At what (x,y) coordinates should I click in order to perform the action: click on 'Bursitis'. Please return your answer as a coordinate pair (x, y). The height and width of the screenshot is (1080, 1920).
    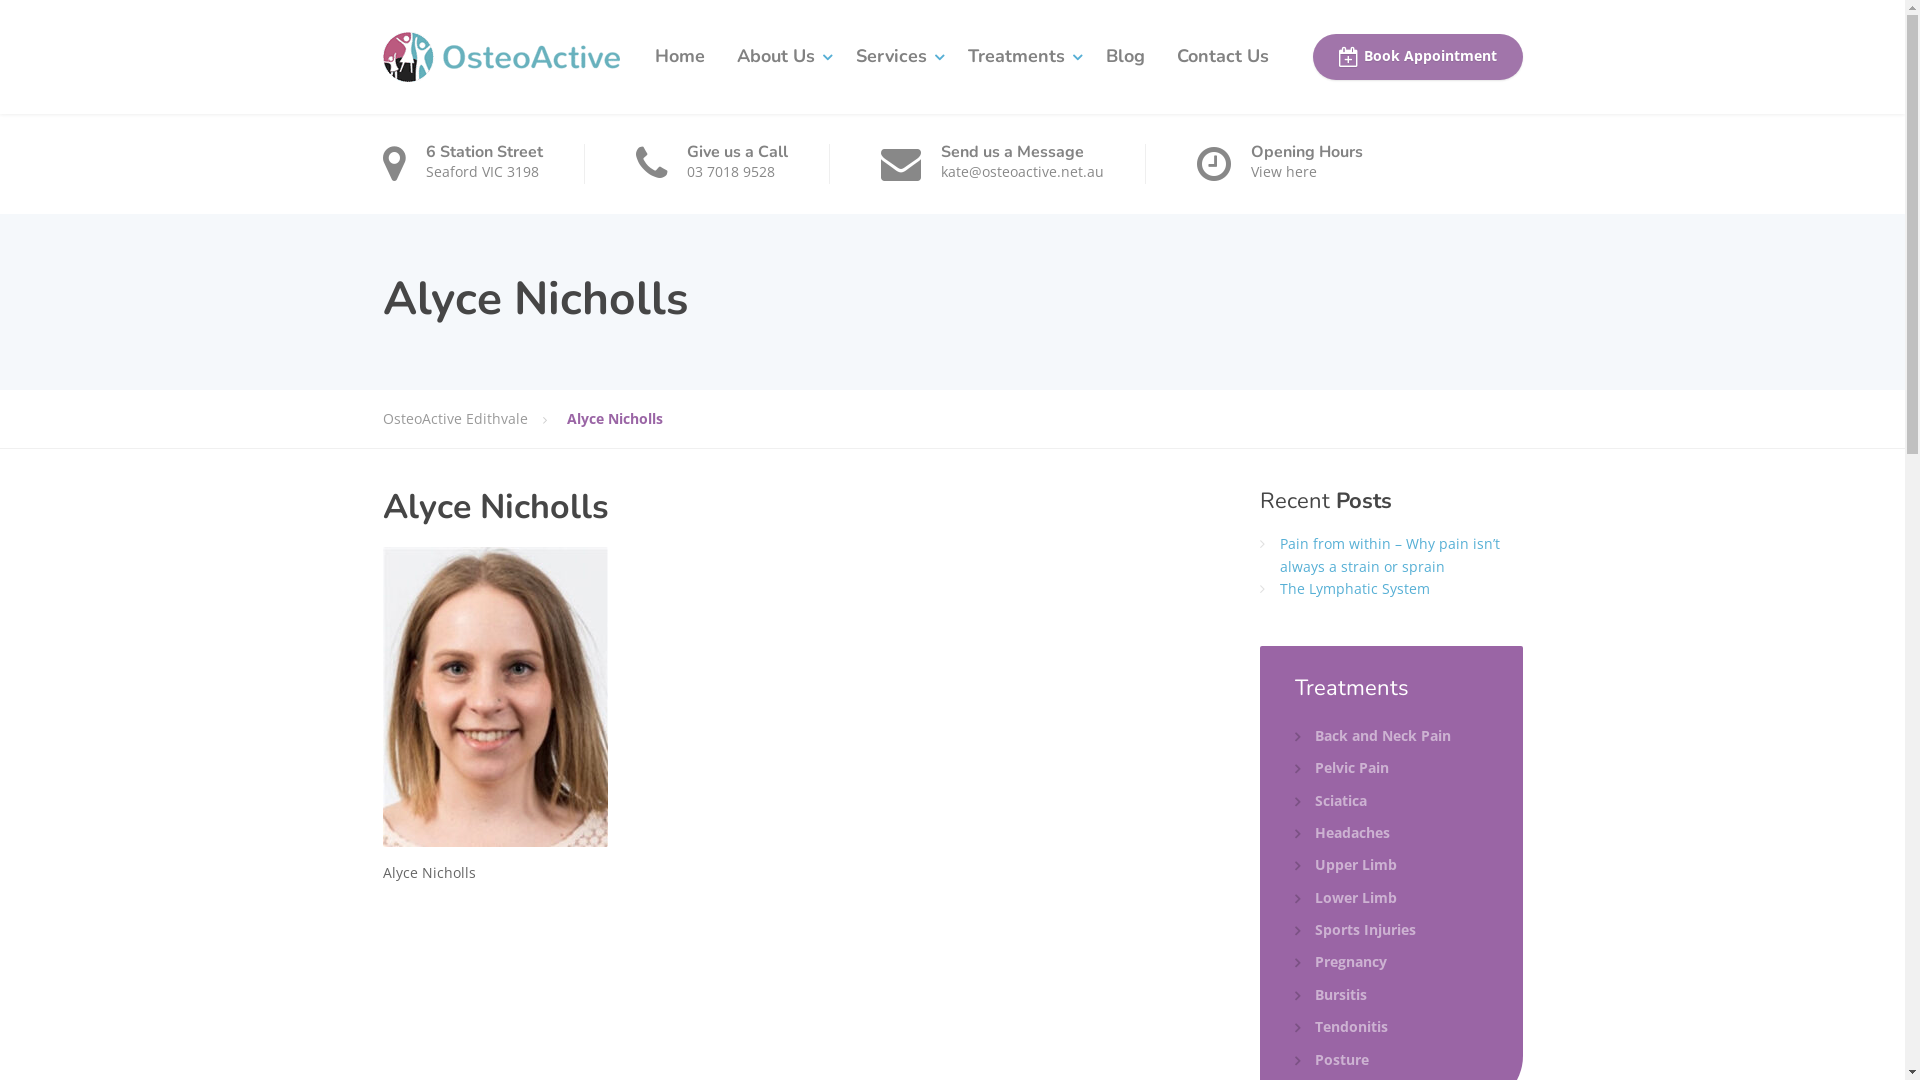
    Looking at the image, I should click on (1330, 995).